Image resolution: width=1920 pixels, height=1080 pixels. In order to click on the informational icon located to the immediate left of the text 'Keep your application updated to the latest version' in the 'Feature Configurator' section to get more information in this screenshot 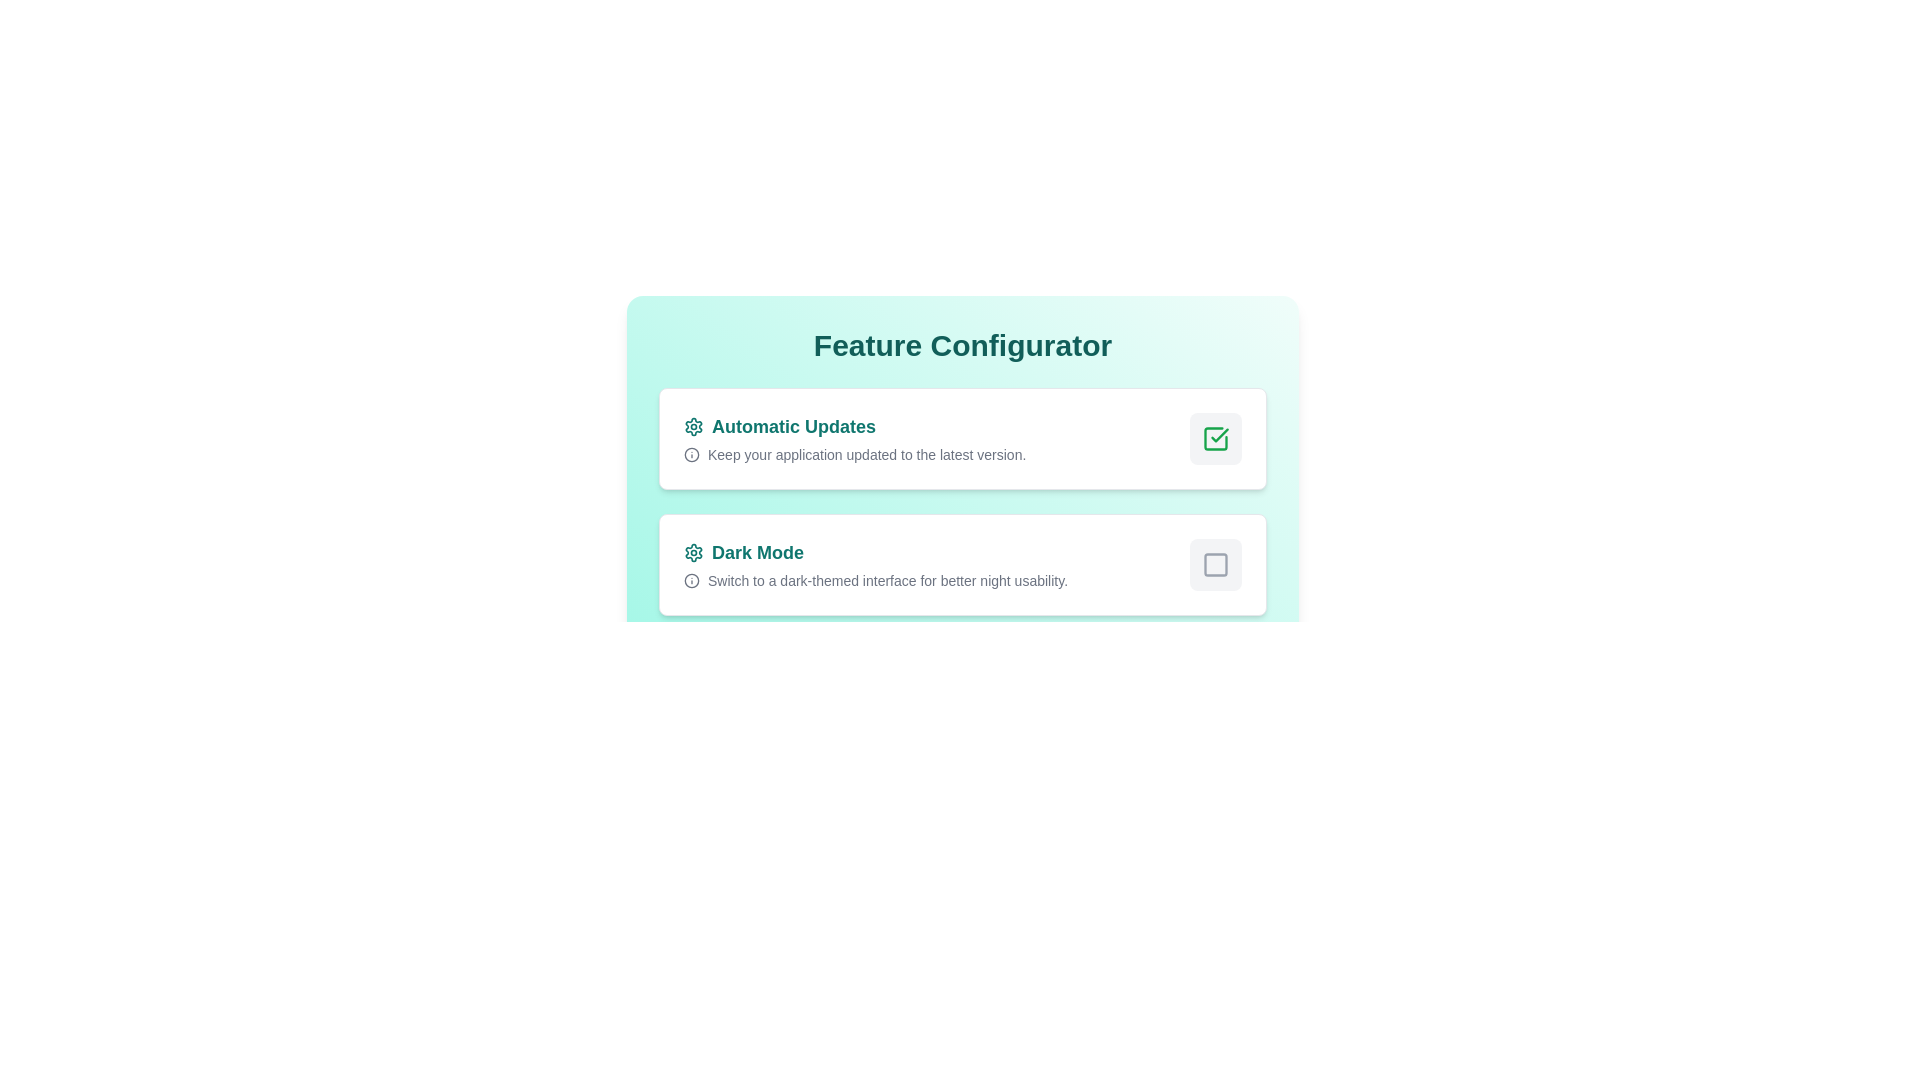, I will do `click(691, 455)`.